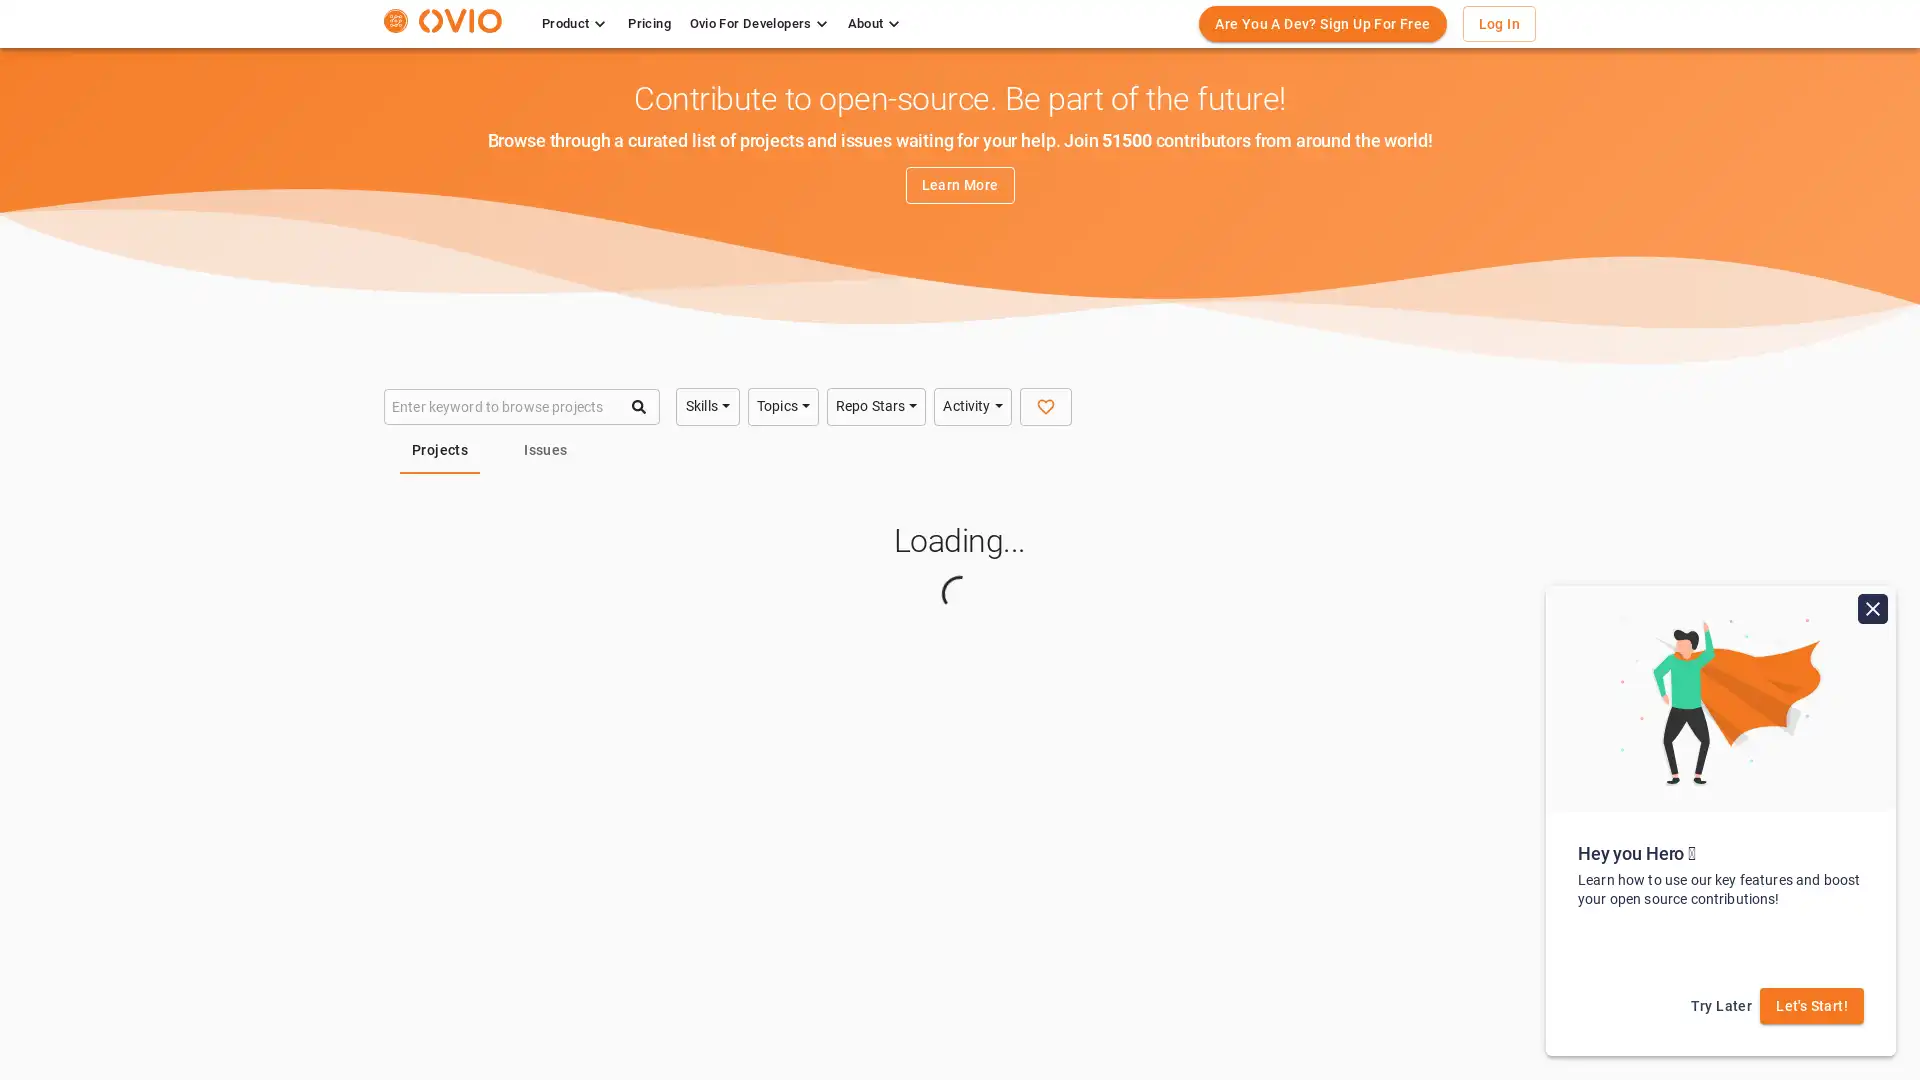 The width and height of the screenshot is (1920, 1080). What do you see at coordinates (1018, 854) in the screenshot?
I see `Java` at bounding box center [1018, 854].